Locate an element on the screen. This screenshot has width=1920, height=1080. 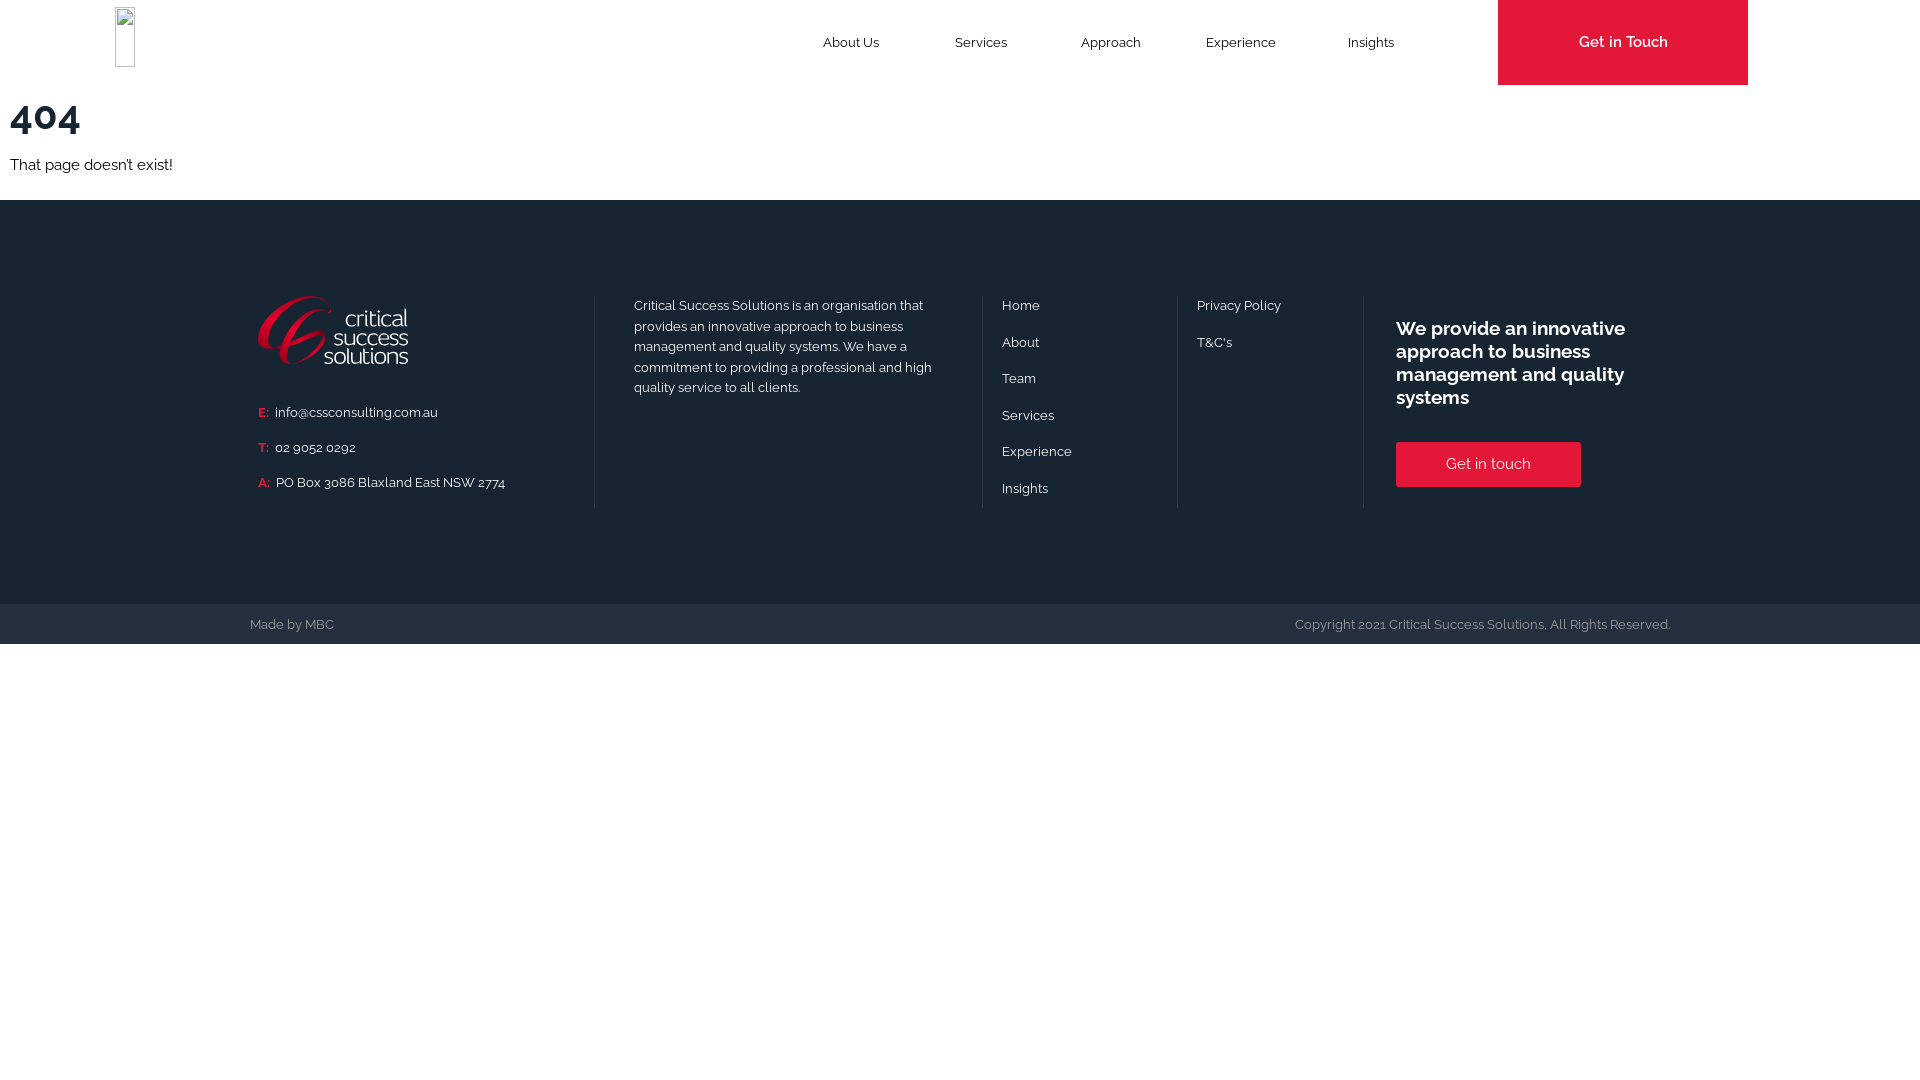
'Approach' is located at coordinates (1045, 42).